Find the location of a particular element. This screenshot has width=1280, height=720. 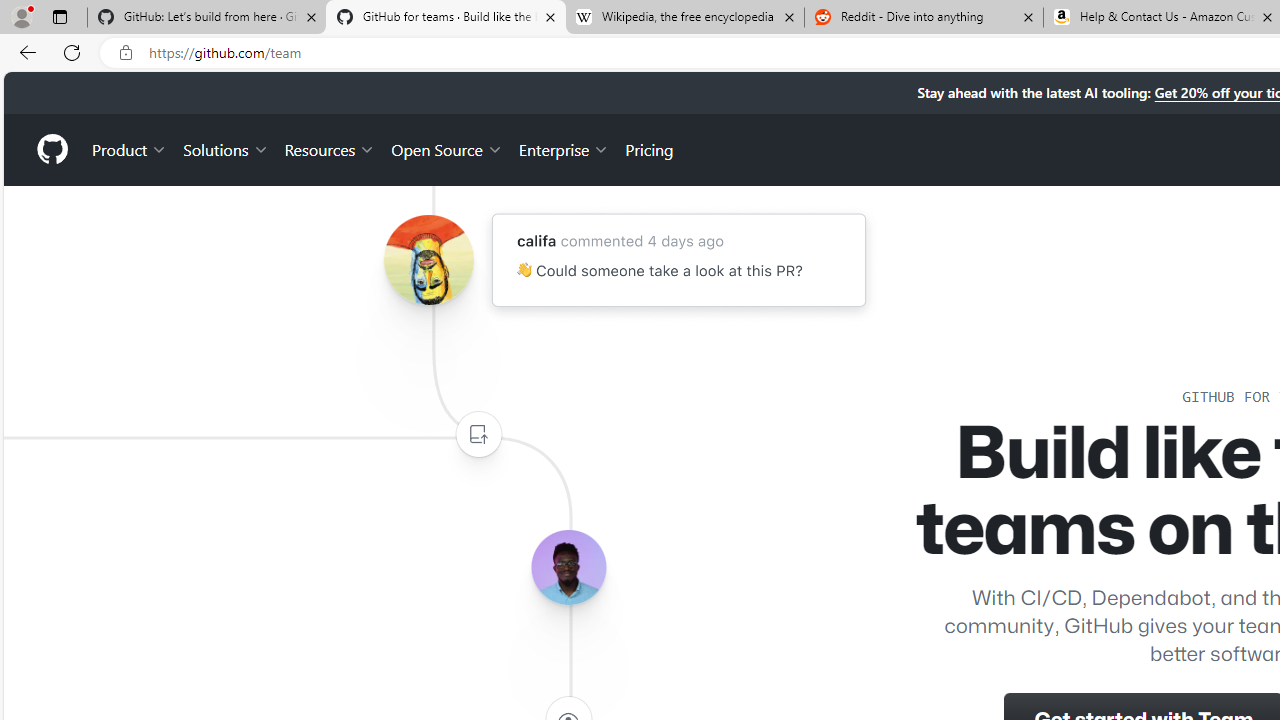

'Avatar of the user lerebear' is located at coordinates (567, 568).